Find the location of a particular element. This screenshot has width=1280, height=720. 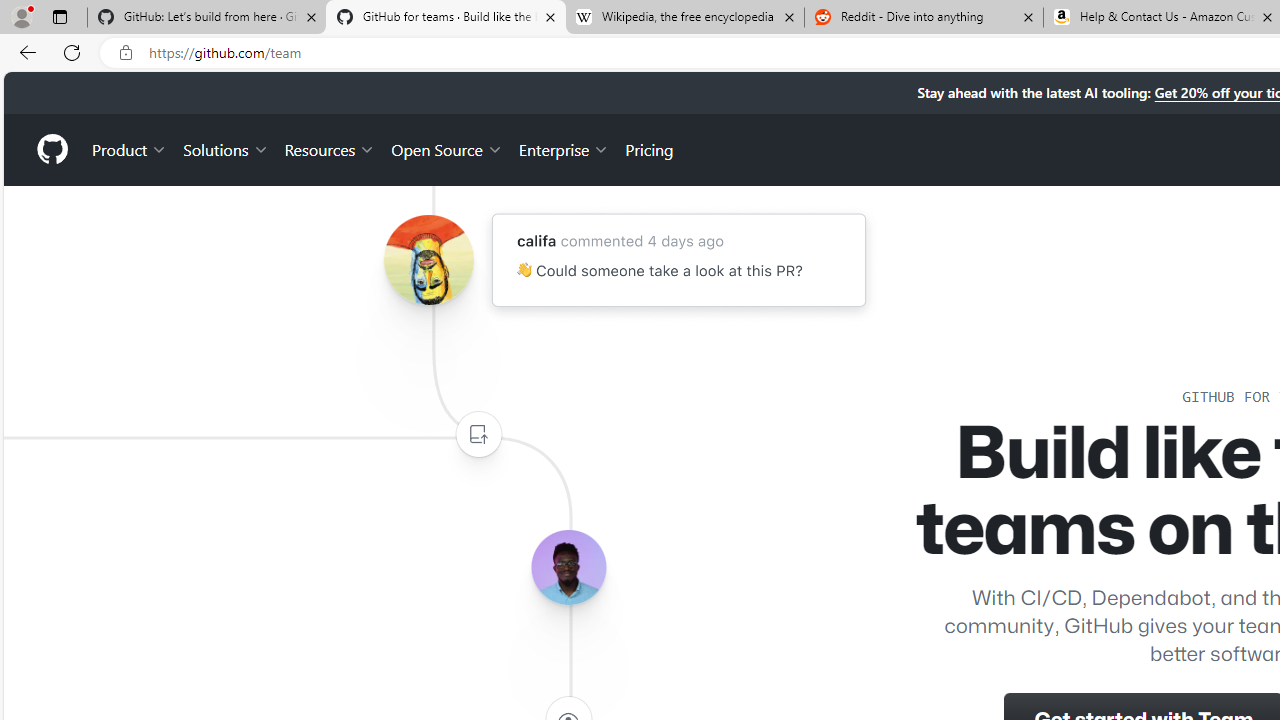

'Avatar of the user lerebear' is located at coordinates (567, 568).